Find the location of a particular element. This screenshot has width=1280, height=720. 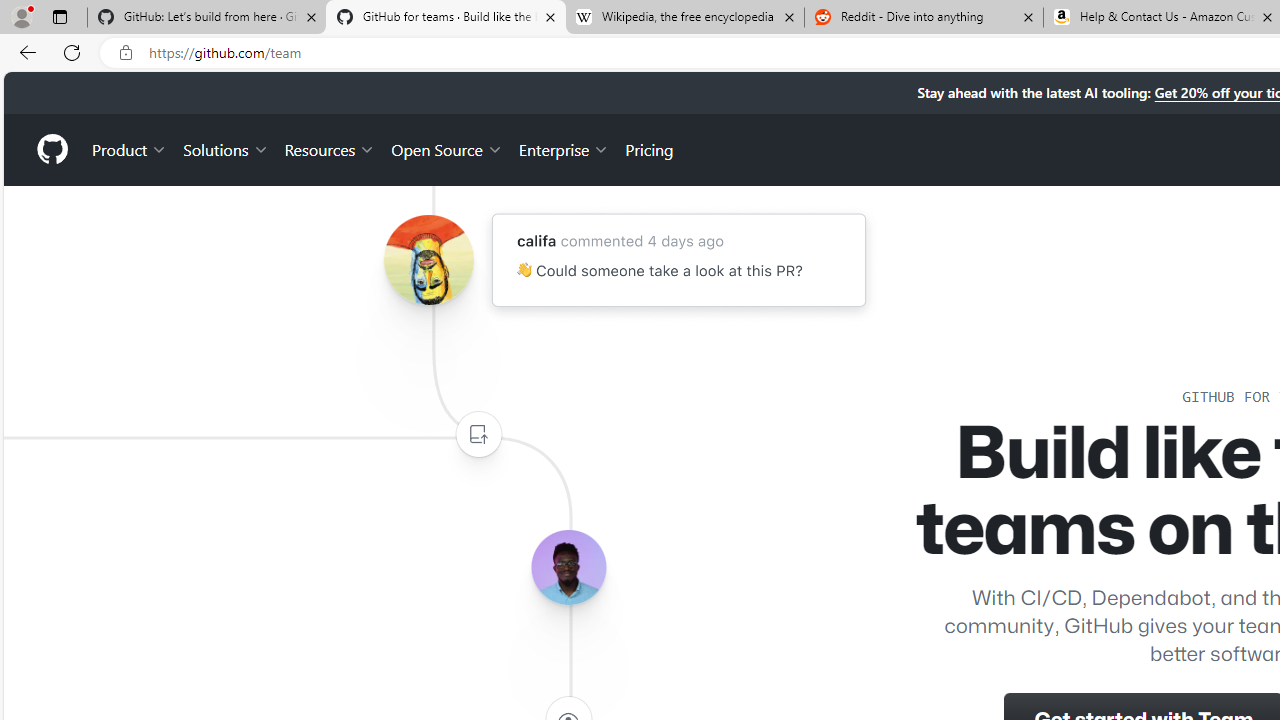

'Avatar of the user lerebear' is located at coordinates (567, 568).